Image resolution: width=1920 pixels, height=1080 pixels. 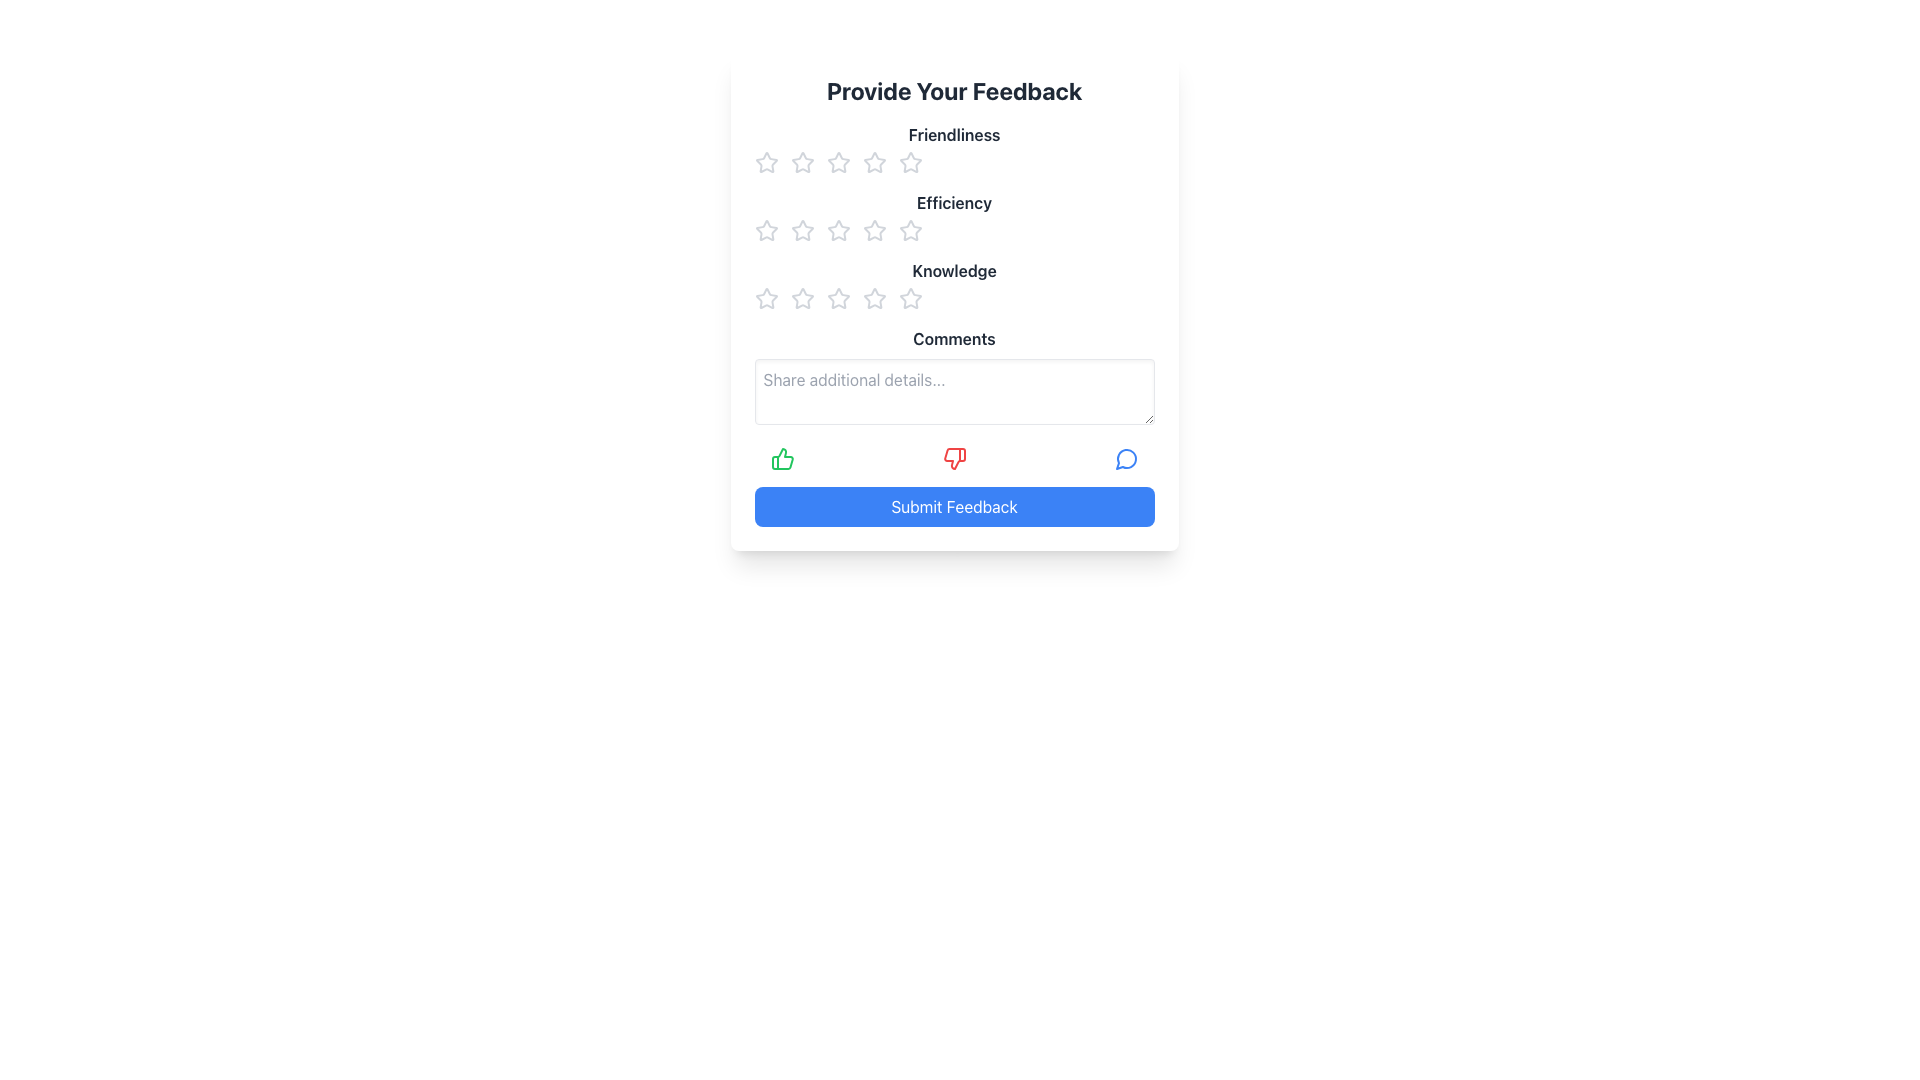 I want to click on the third star in the star rating group labeled 'Efficiency' in the feedback form, so click(x=909, y=229).